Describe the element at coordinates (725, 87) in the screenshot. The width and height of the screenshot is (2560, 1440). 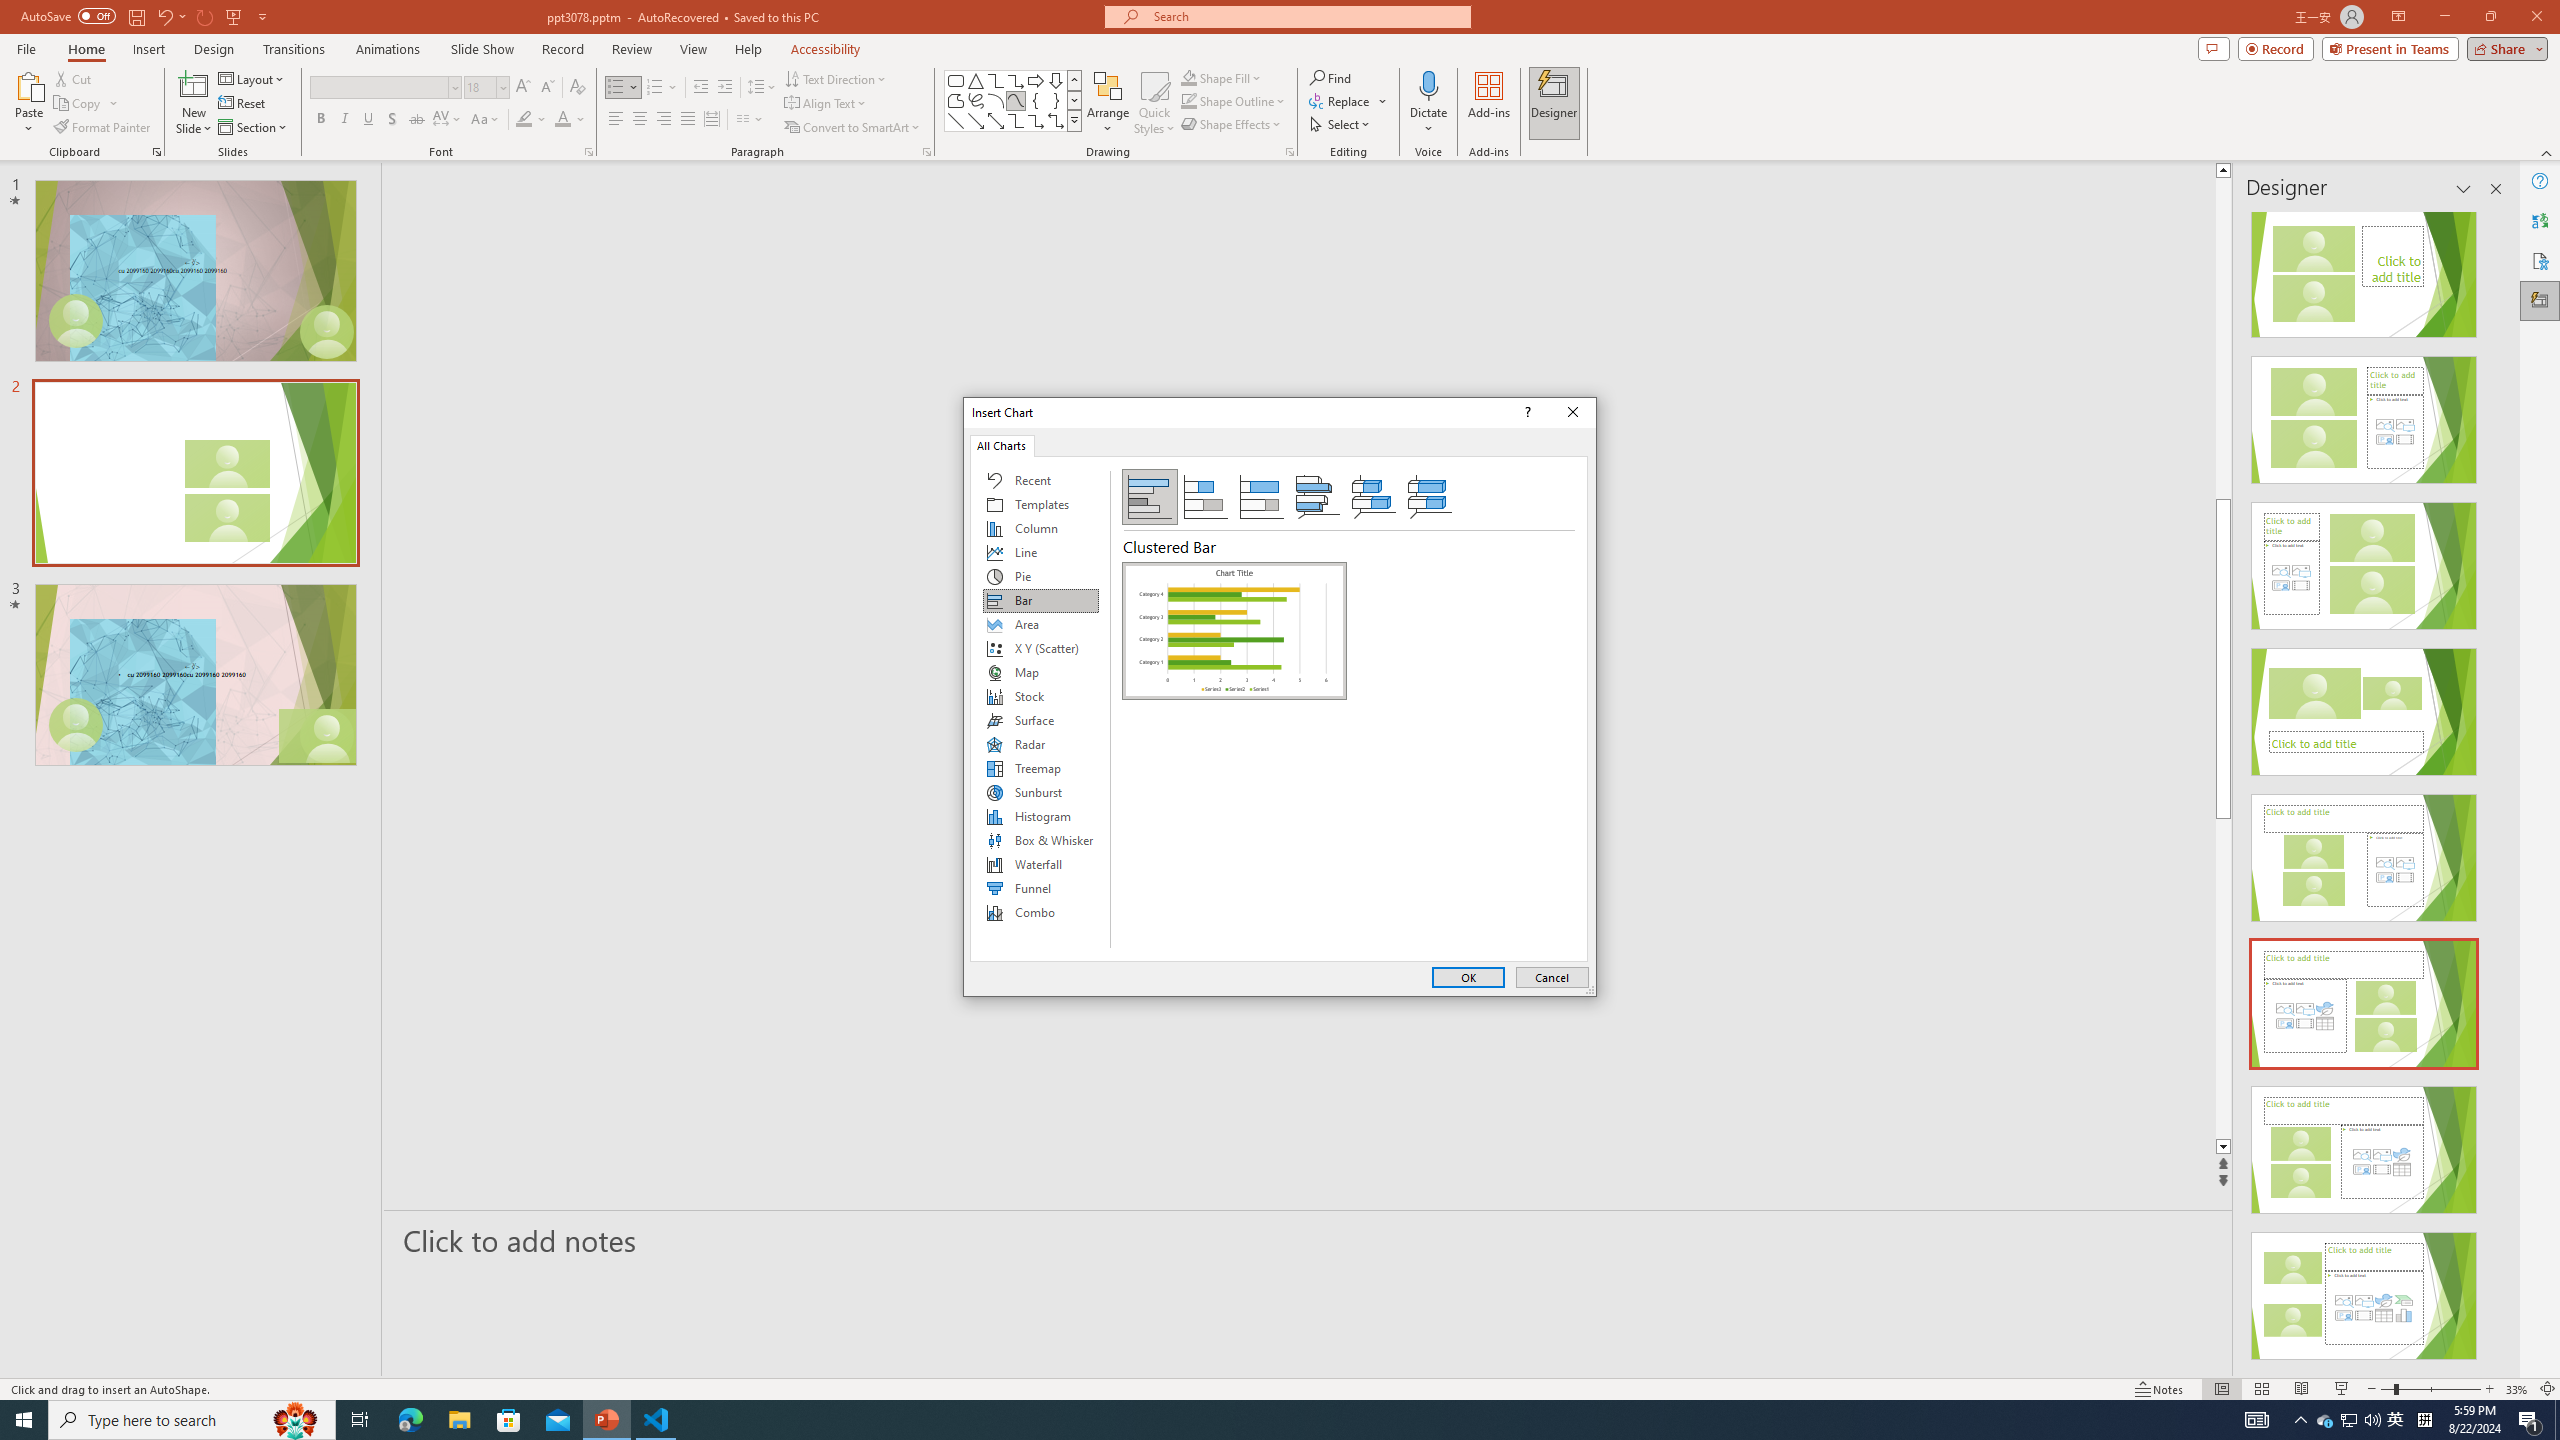
I see `'Increase Indent'` at that location.